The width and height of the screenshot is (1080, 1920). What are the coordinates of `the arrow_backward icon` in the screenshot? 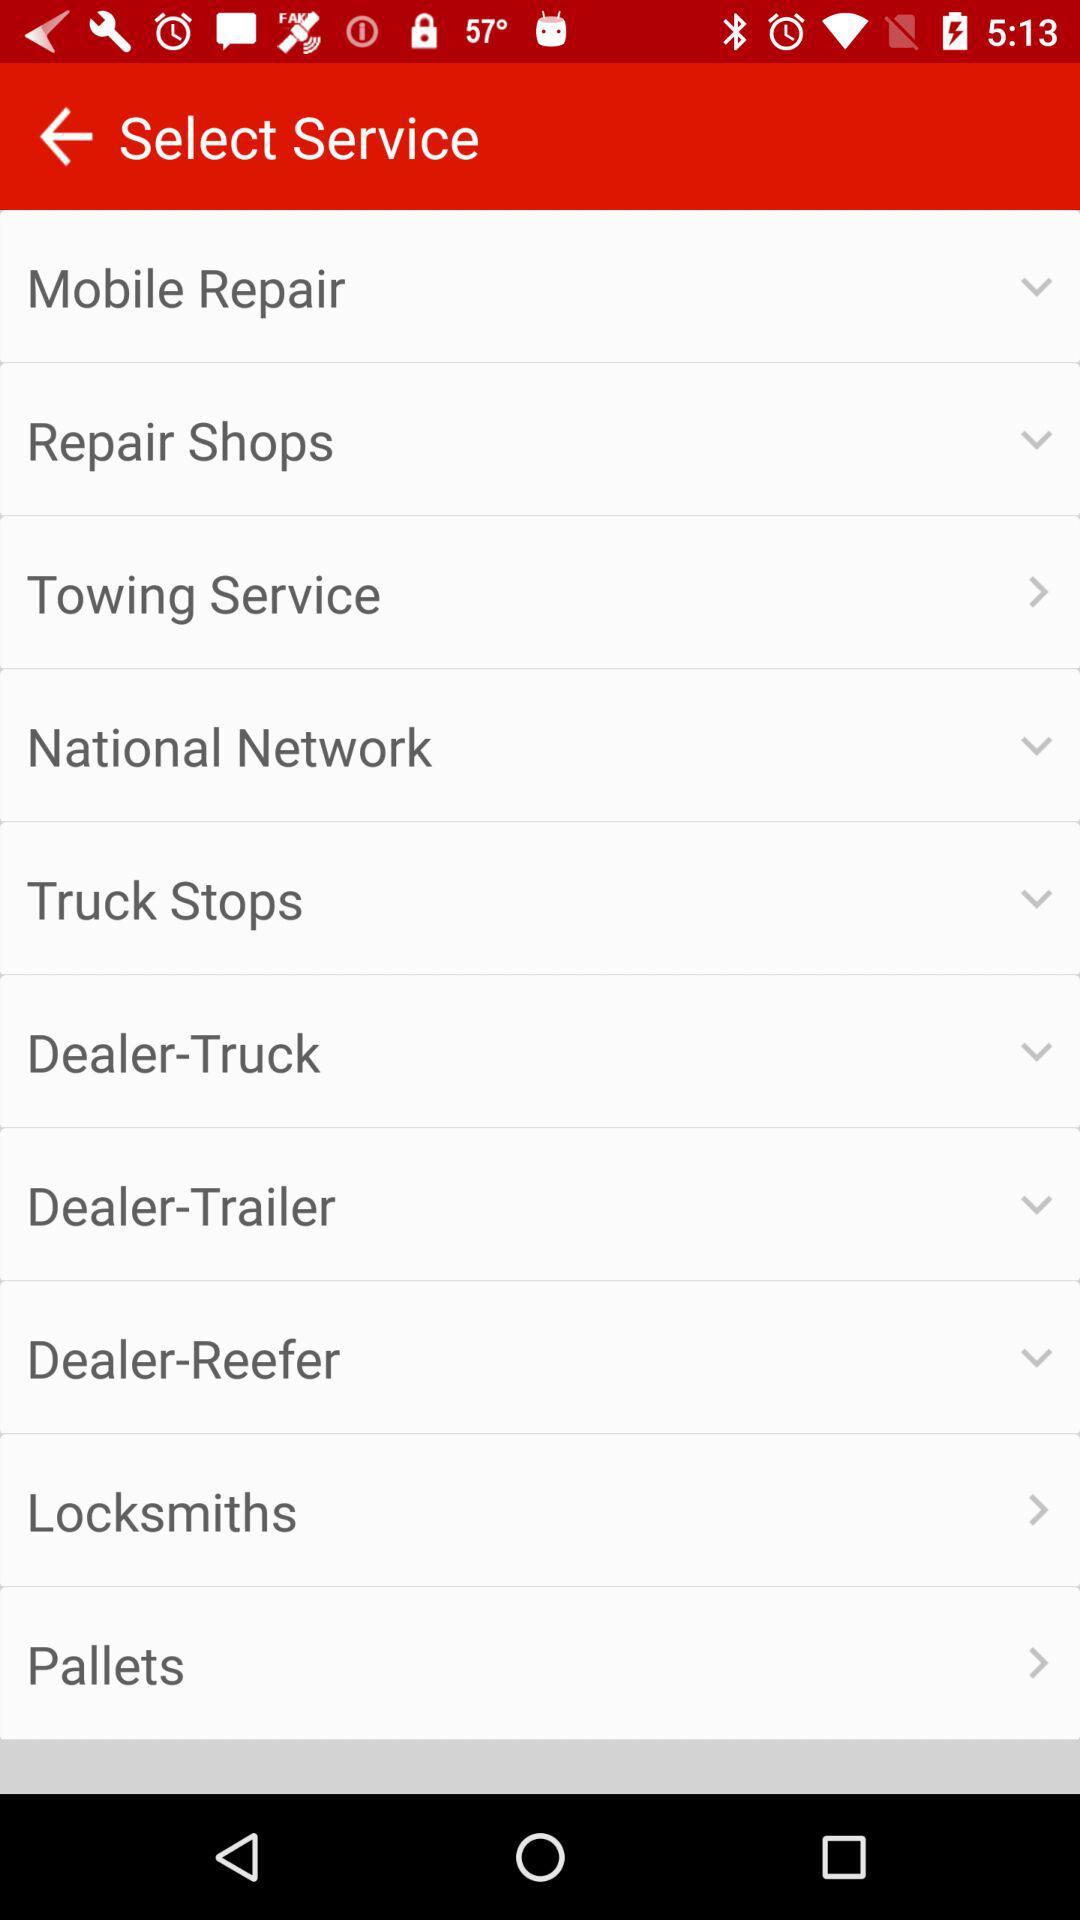 It's located at (64, 135).